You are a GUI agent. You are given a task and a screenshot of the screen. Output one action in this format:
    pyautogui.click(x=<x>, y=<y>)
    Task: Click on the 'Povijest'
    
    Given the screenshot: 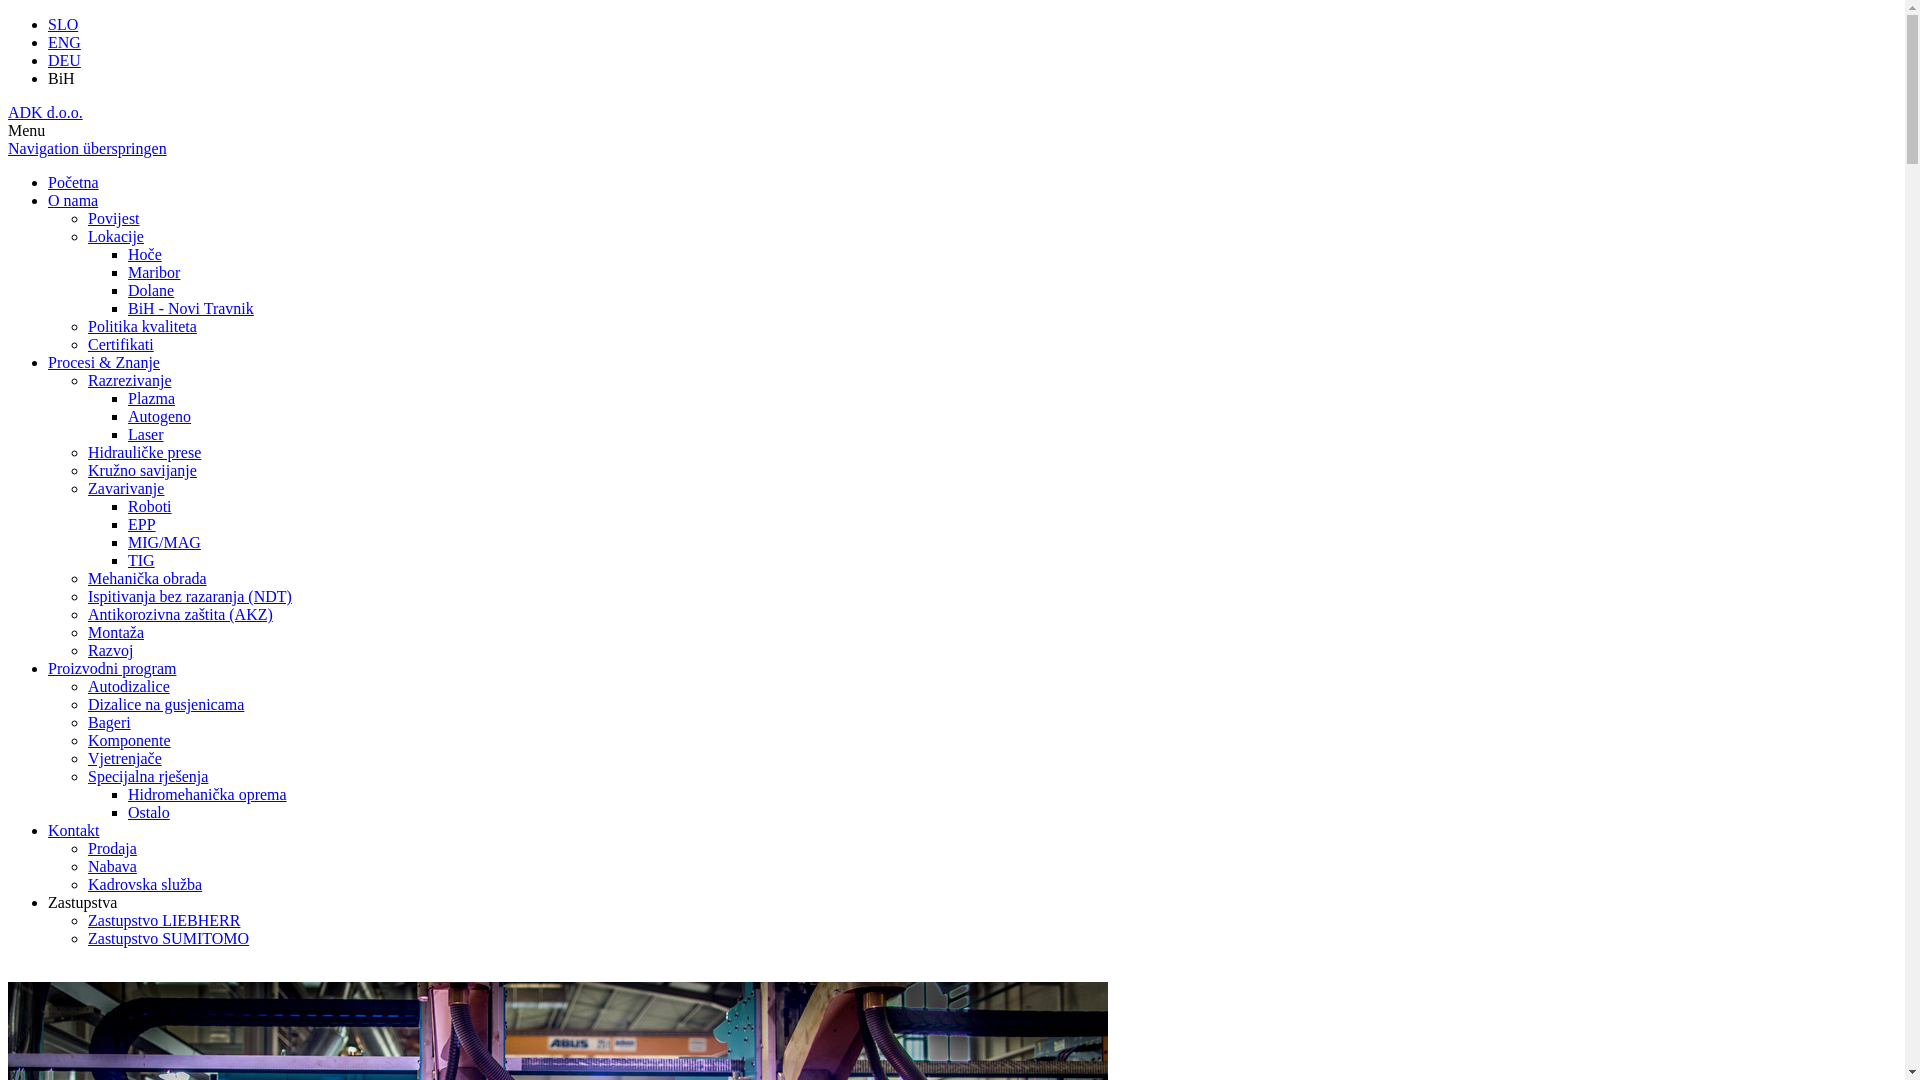 What is the action you would take?
    pyautogui.click(x=113, y=218)
    